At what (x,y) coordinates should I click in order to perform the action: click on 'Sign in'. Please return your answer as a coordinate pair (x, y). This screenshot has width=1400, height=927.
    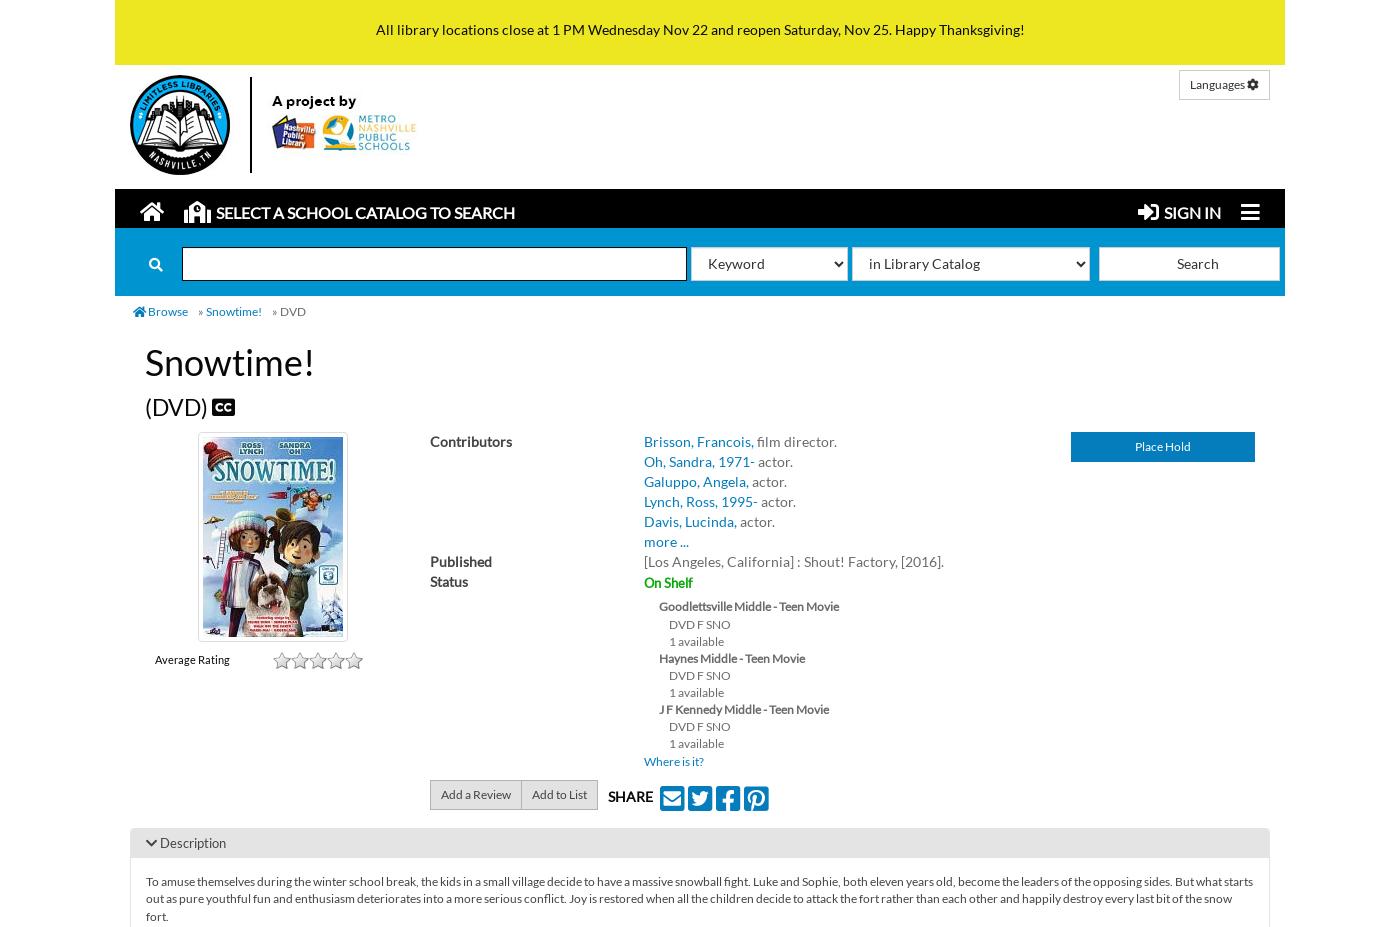
    Looking at the image, I should click on (1192, 211).